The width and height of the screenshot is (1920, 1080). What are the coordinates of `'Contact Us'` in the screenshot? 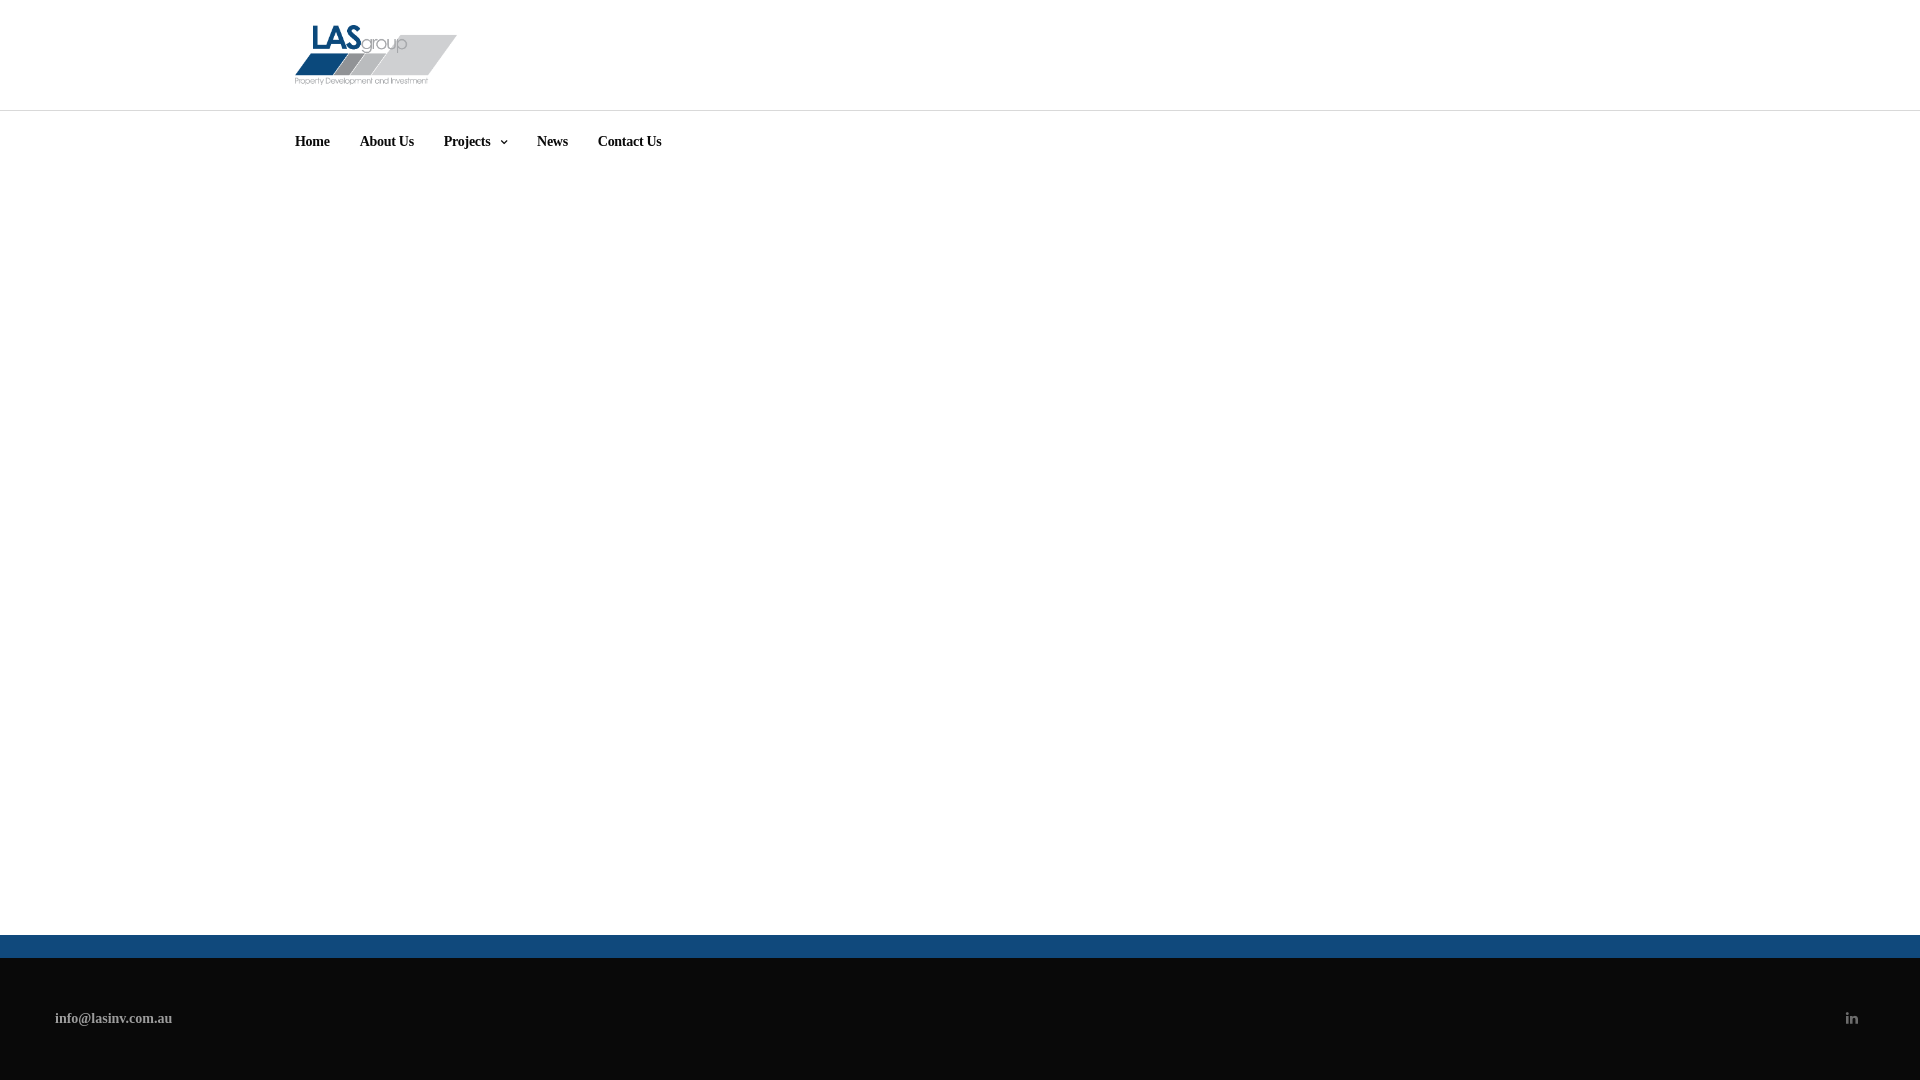 It's located at (597, 141).